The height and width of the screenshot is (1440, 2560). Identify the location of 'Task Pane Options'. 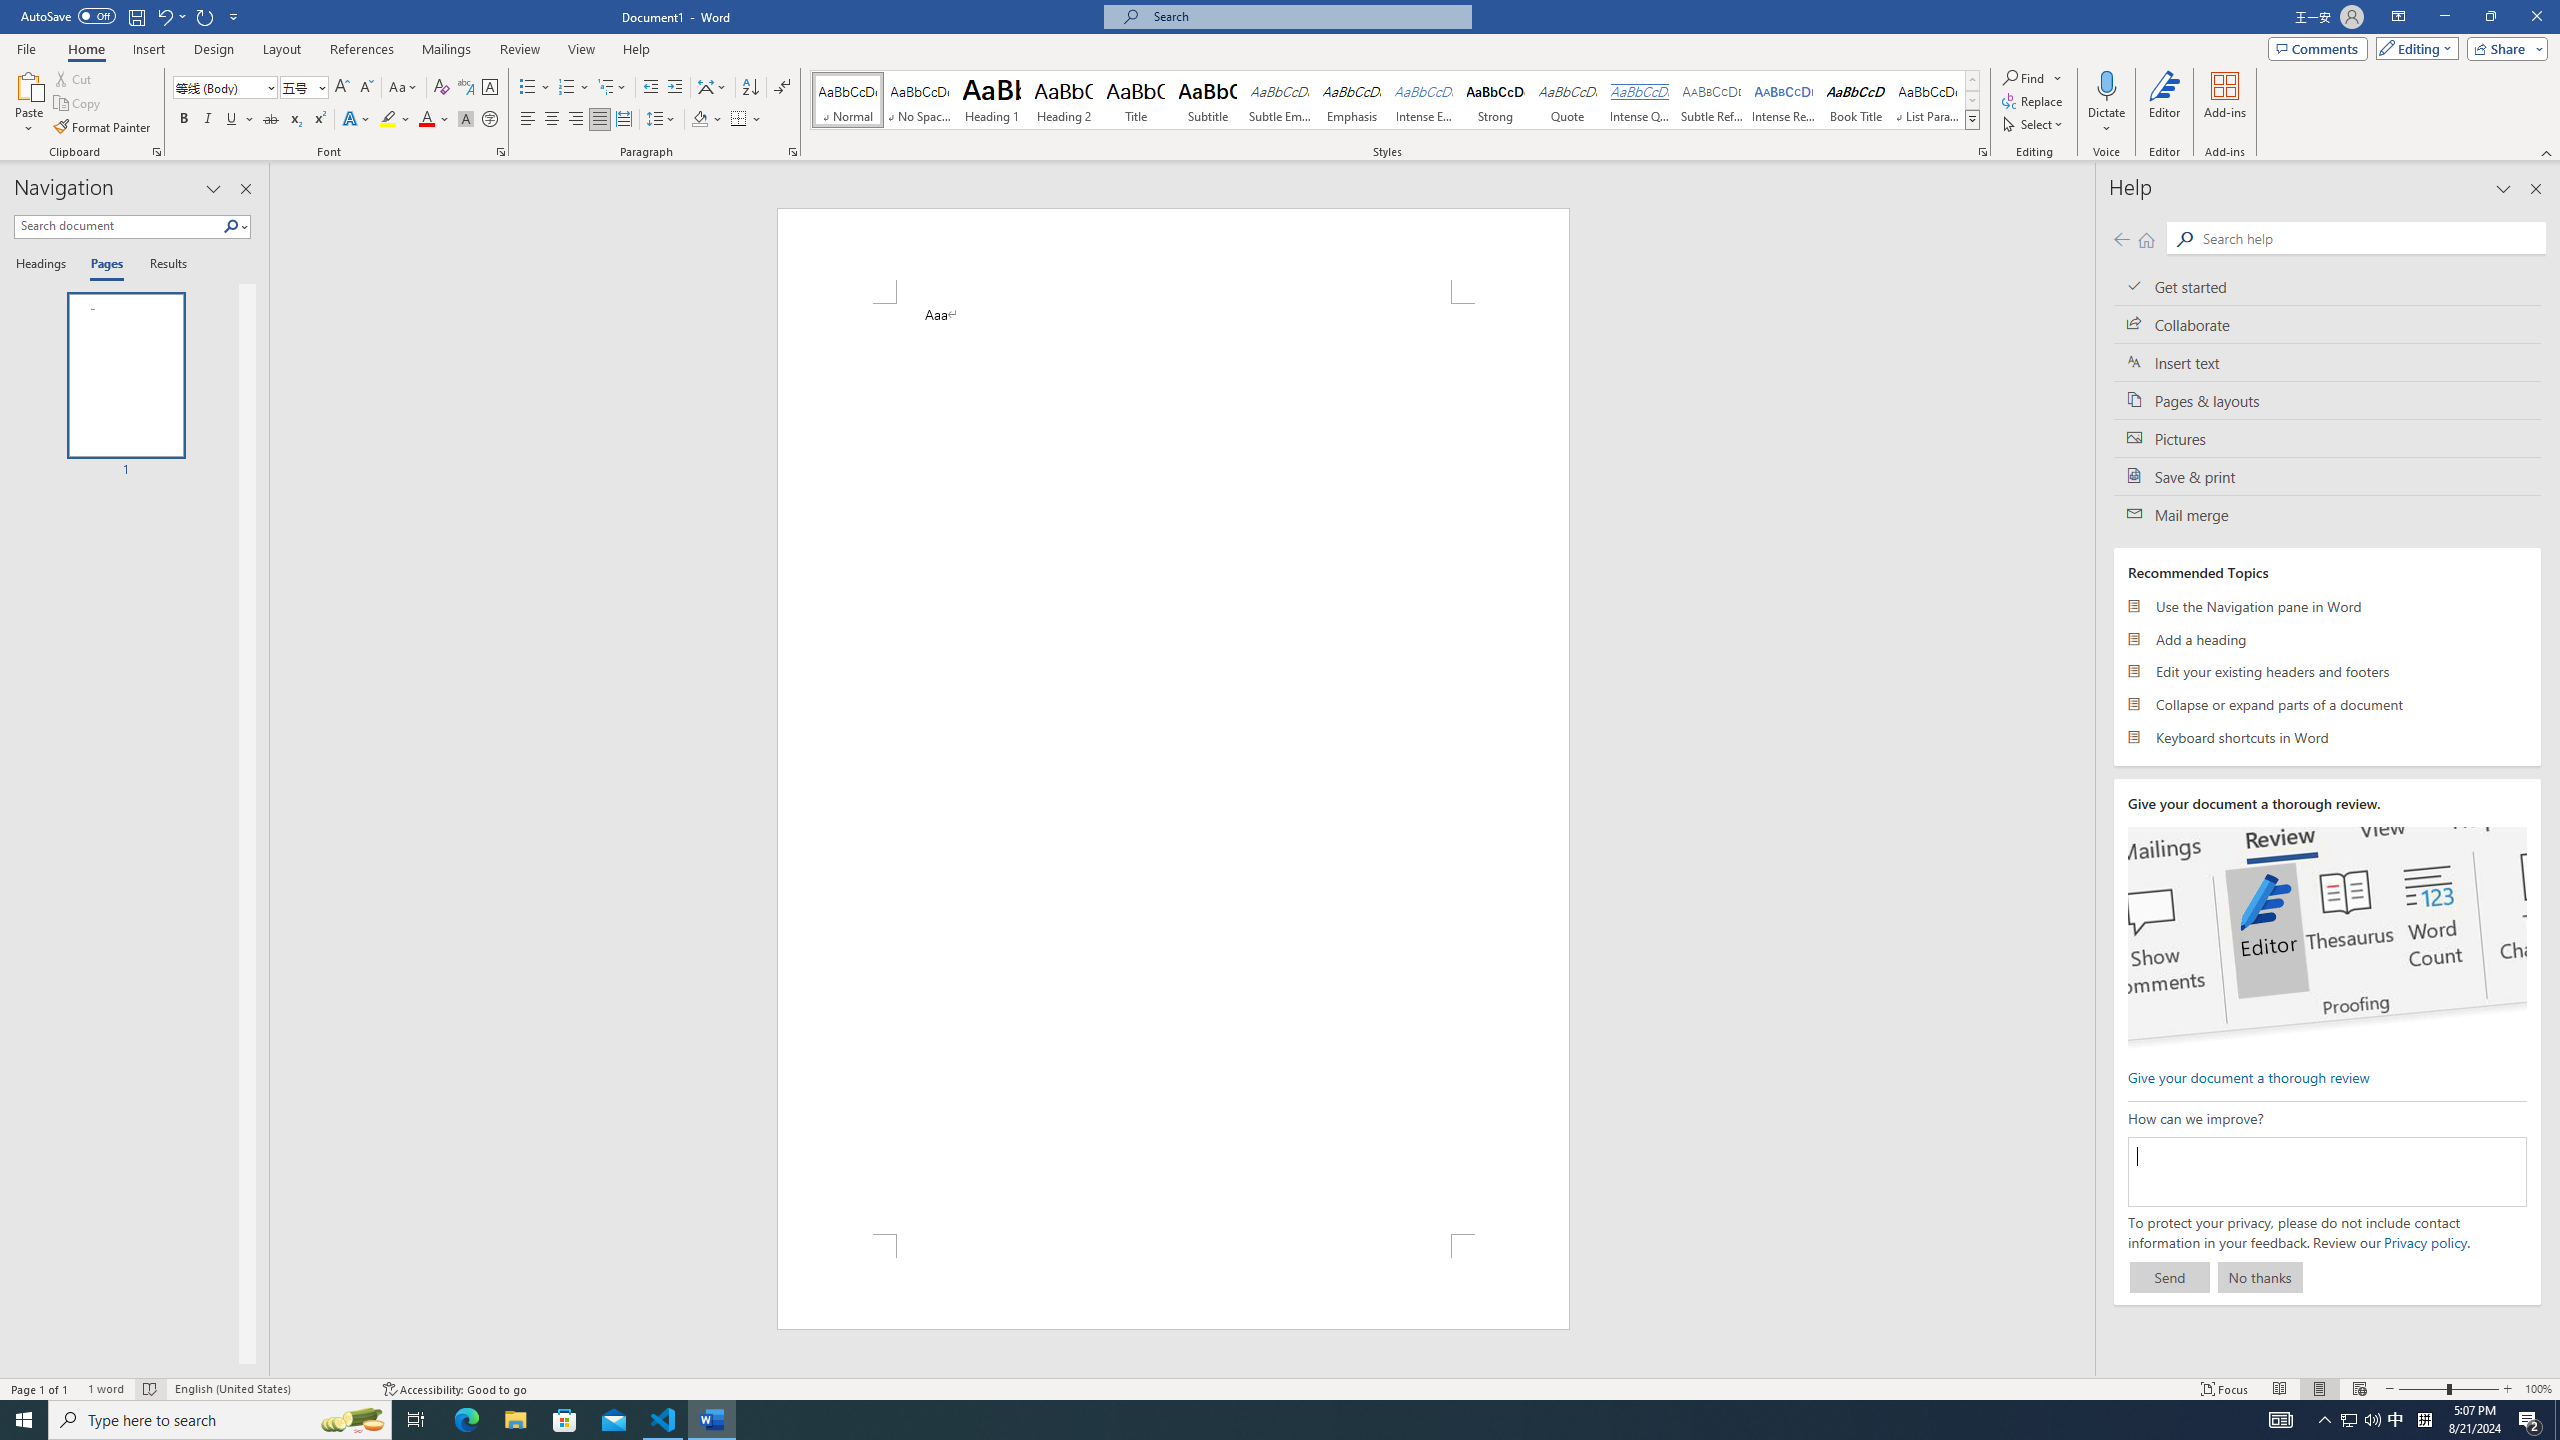
(212, 188).